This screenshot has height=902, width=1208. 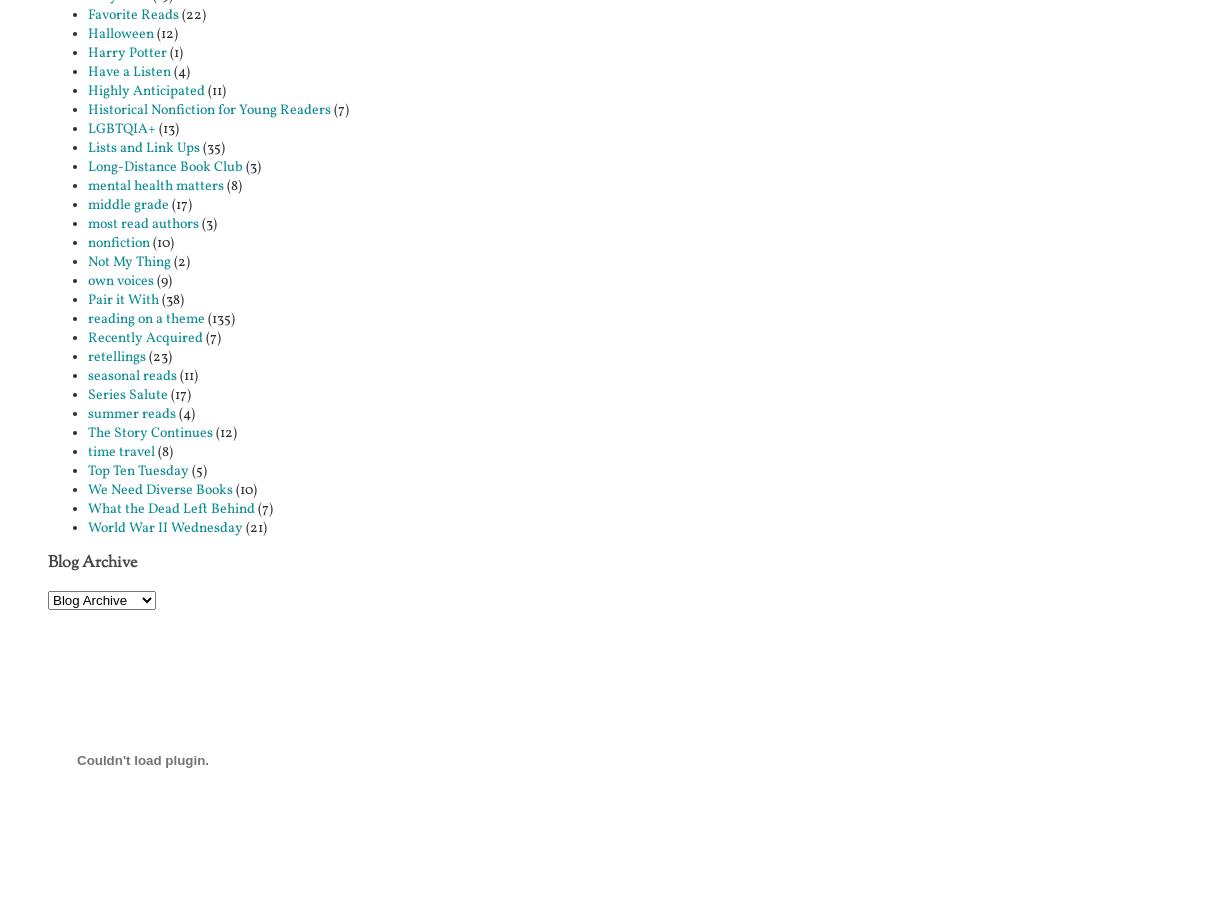 I want to click on '(9)', so click(x=164, y=280).